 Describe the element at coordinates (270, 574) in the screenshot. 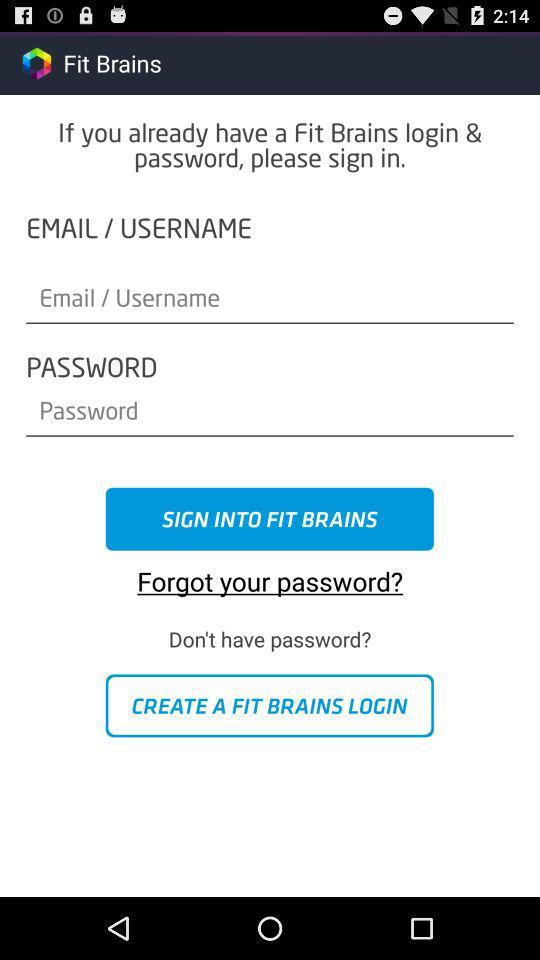

I see `icon below the sign into fit` at that location.